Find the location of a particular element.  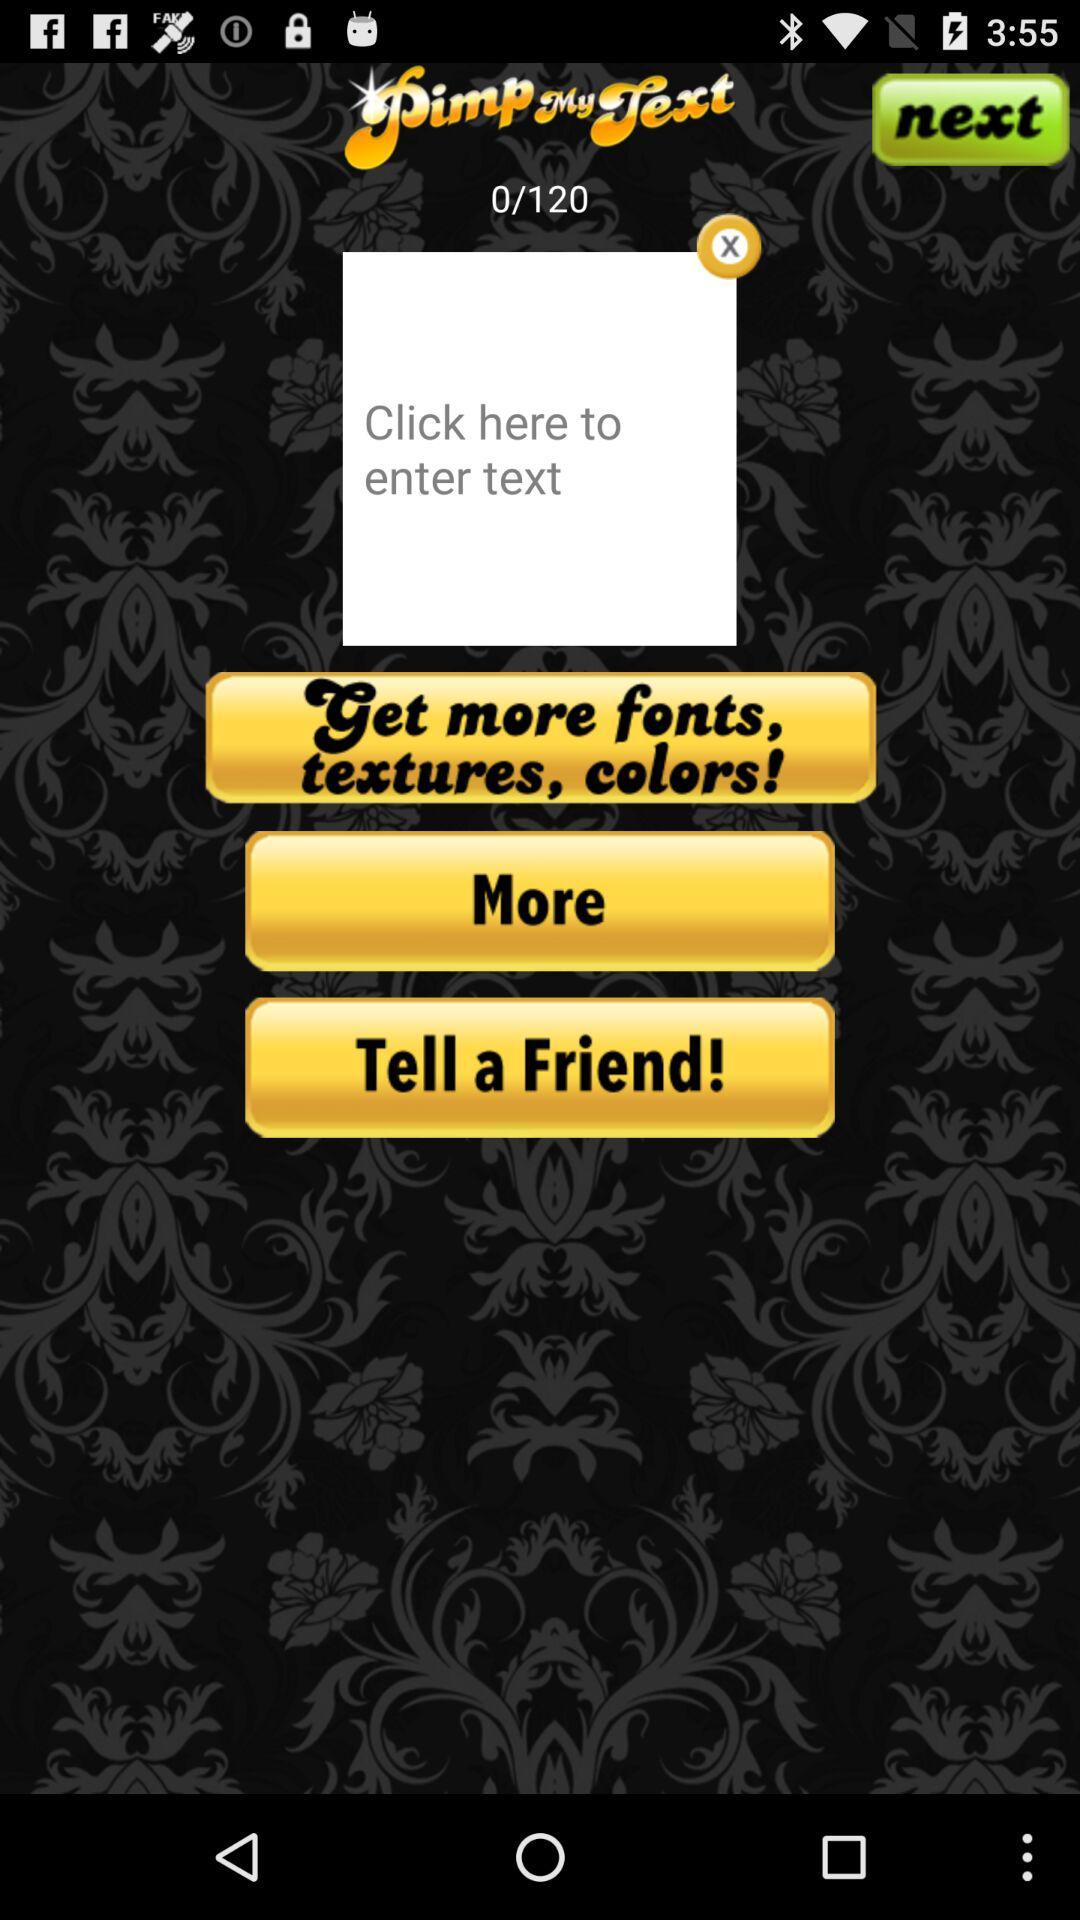

share with a friend is located at coordinates (540, 1066).